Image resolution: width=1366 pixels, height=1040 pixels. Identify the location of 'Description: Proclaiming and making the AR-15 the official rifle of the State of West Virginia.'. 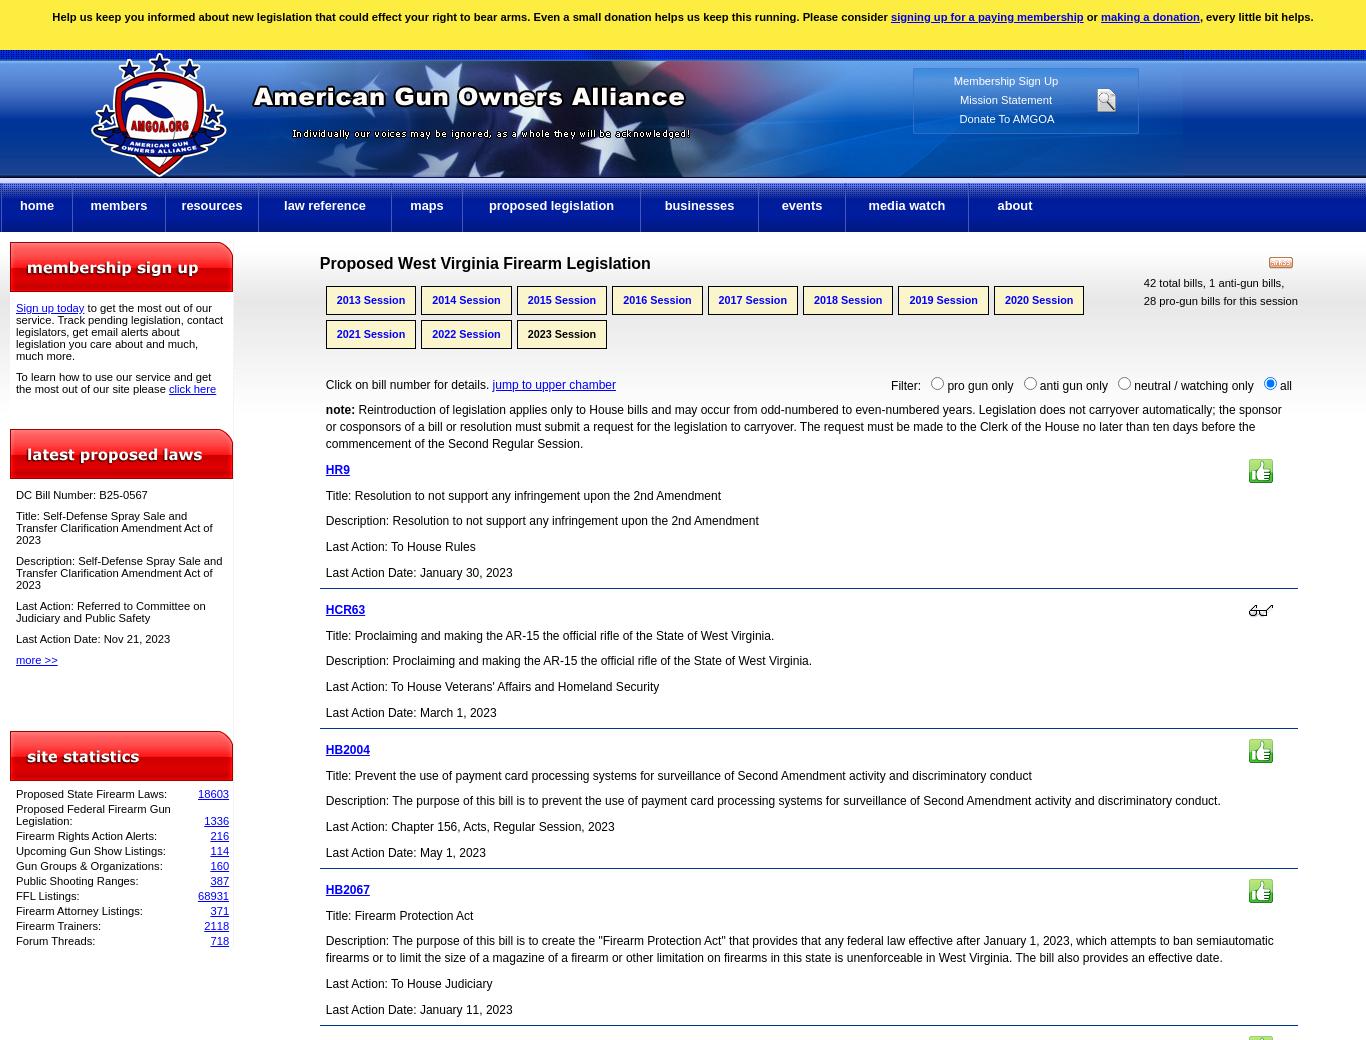
(568, 661).